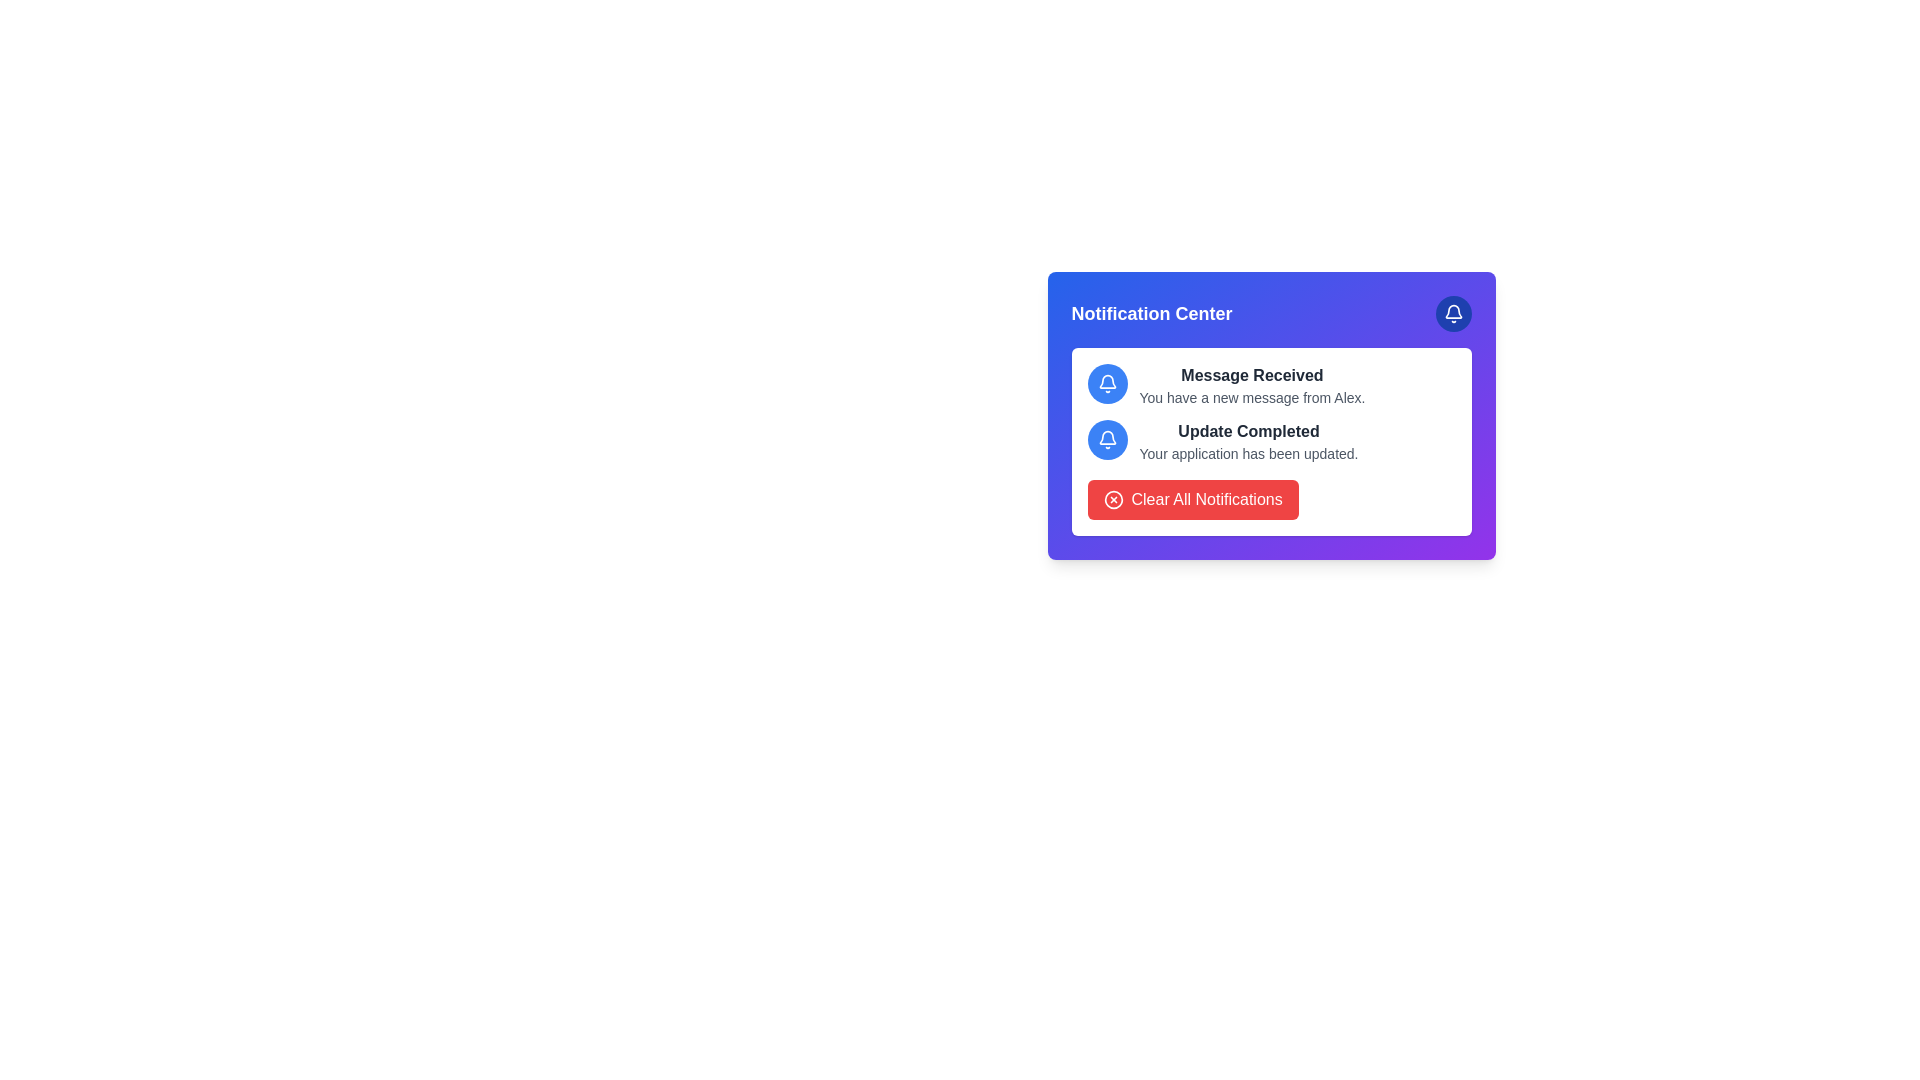  I want to click on the bell icon in the top-right corner of the notification panel, which visually indicates notifications, so click(1106, 381).